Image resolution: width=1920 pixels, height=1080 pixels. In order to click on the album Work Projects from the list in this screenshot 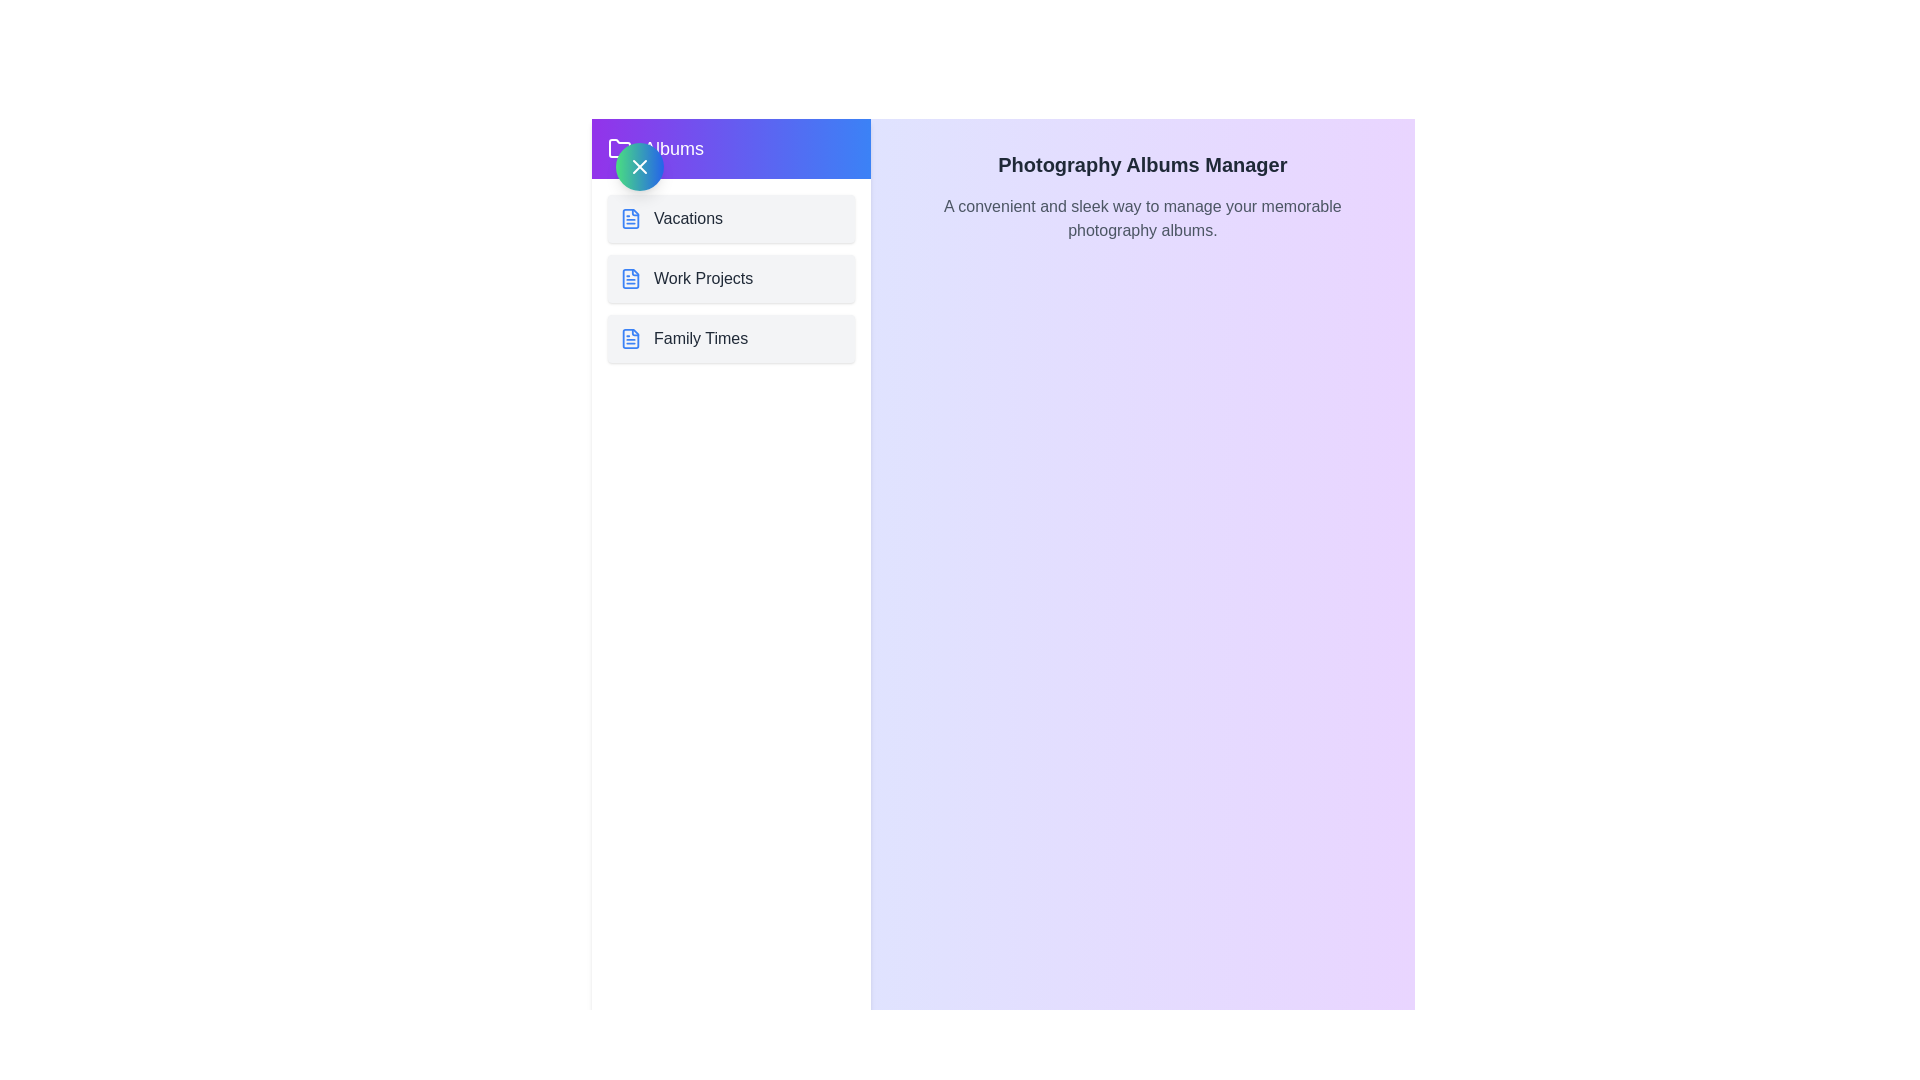, I will do `click(729, 278)`.